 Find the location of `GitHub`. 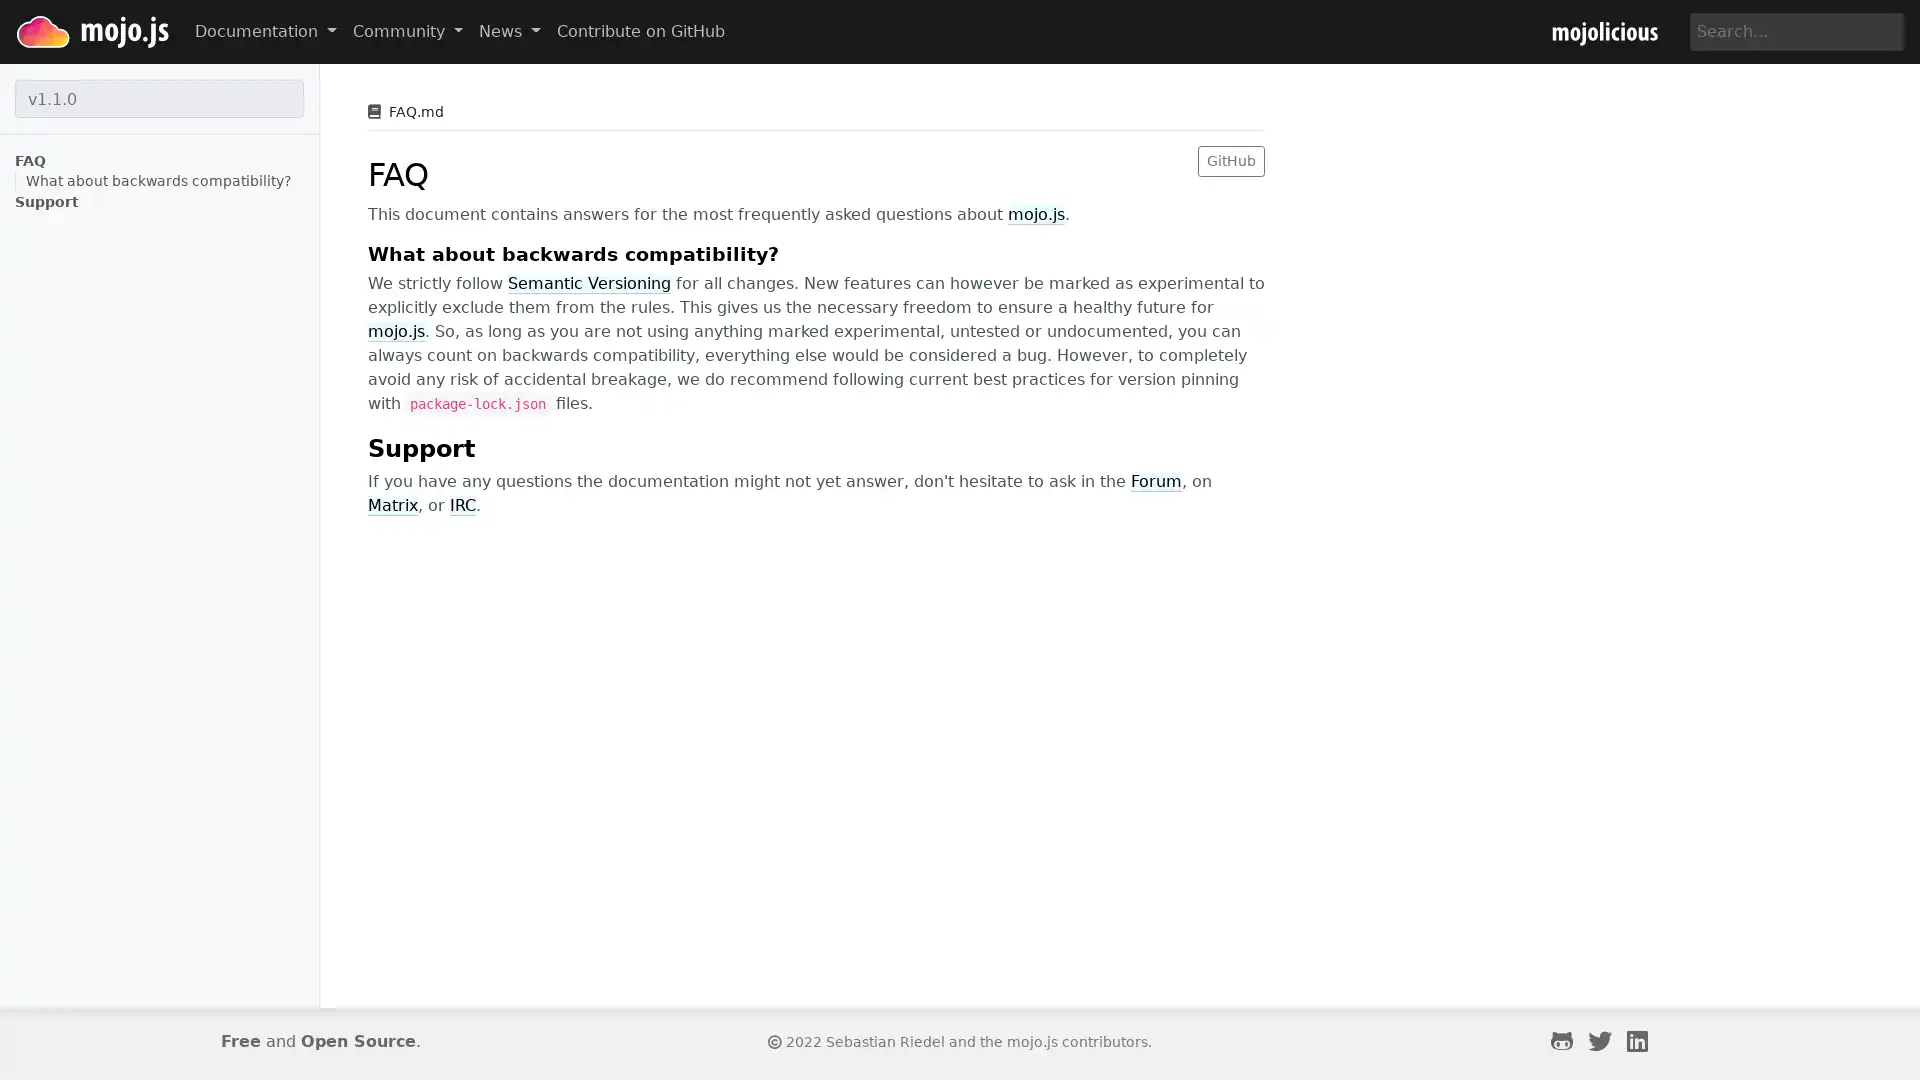

GitHub is located at coordinates (1230, 159).